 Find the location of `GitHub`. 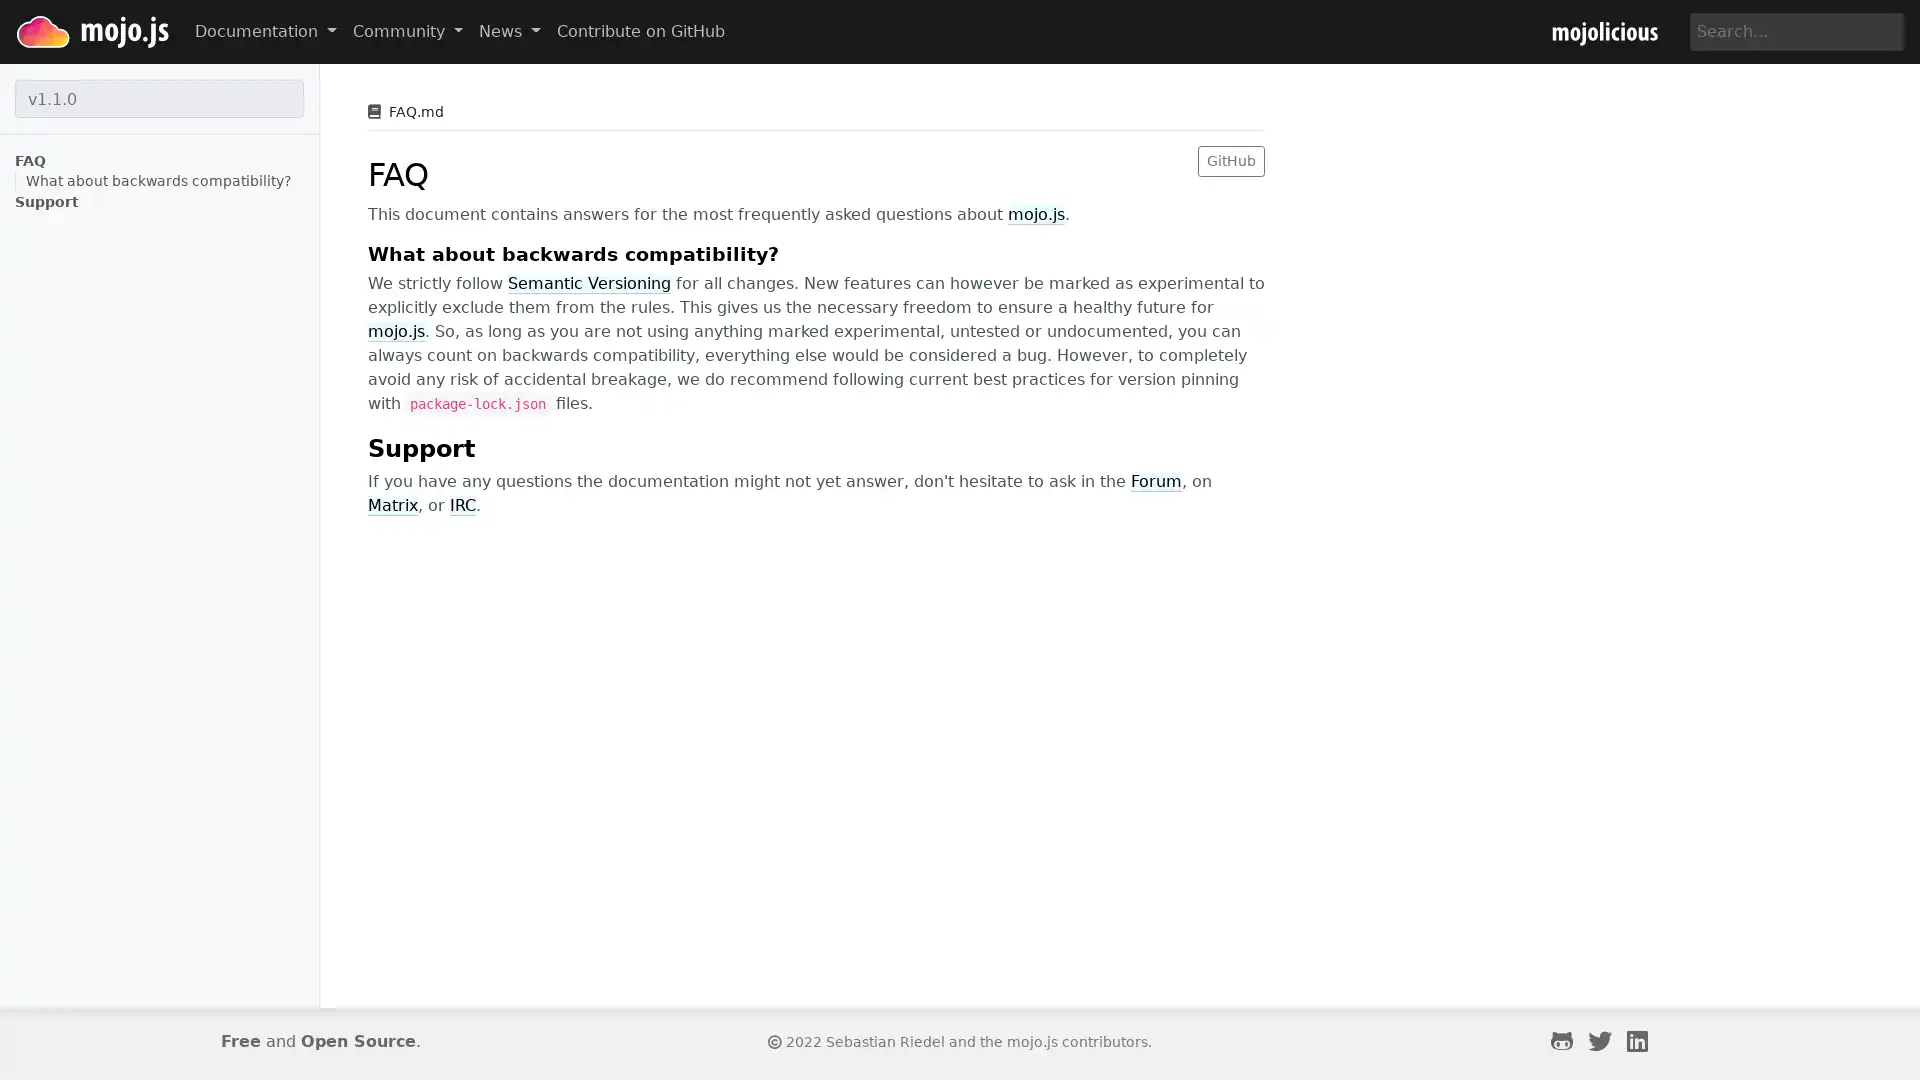

GitHub is located at coordinates (1230, 159).